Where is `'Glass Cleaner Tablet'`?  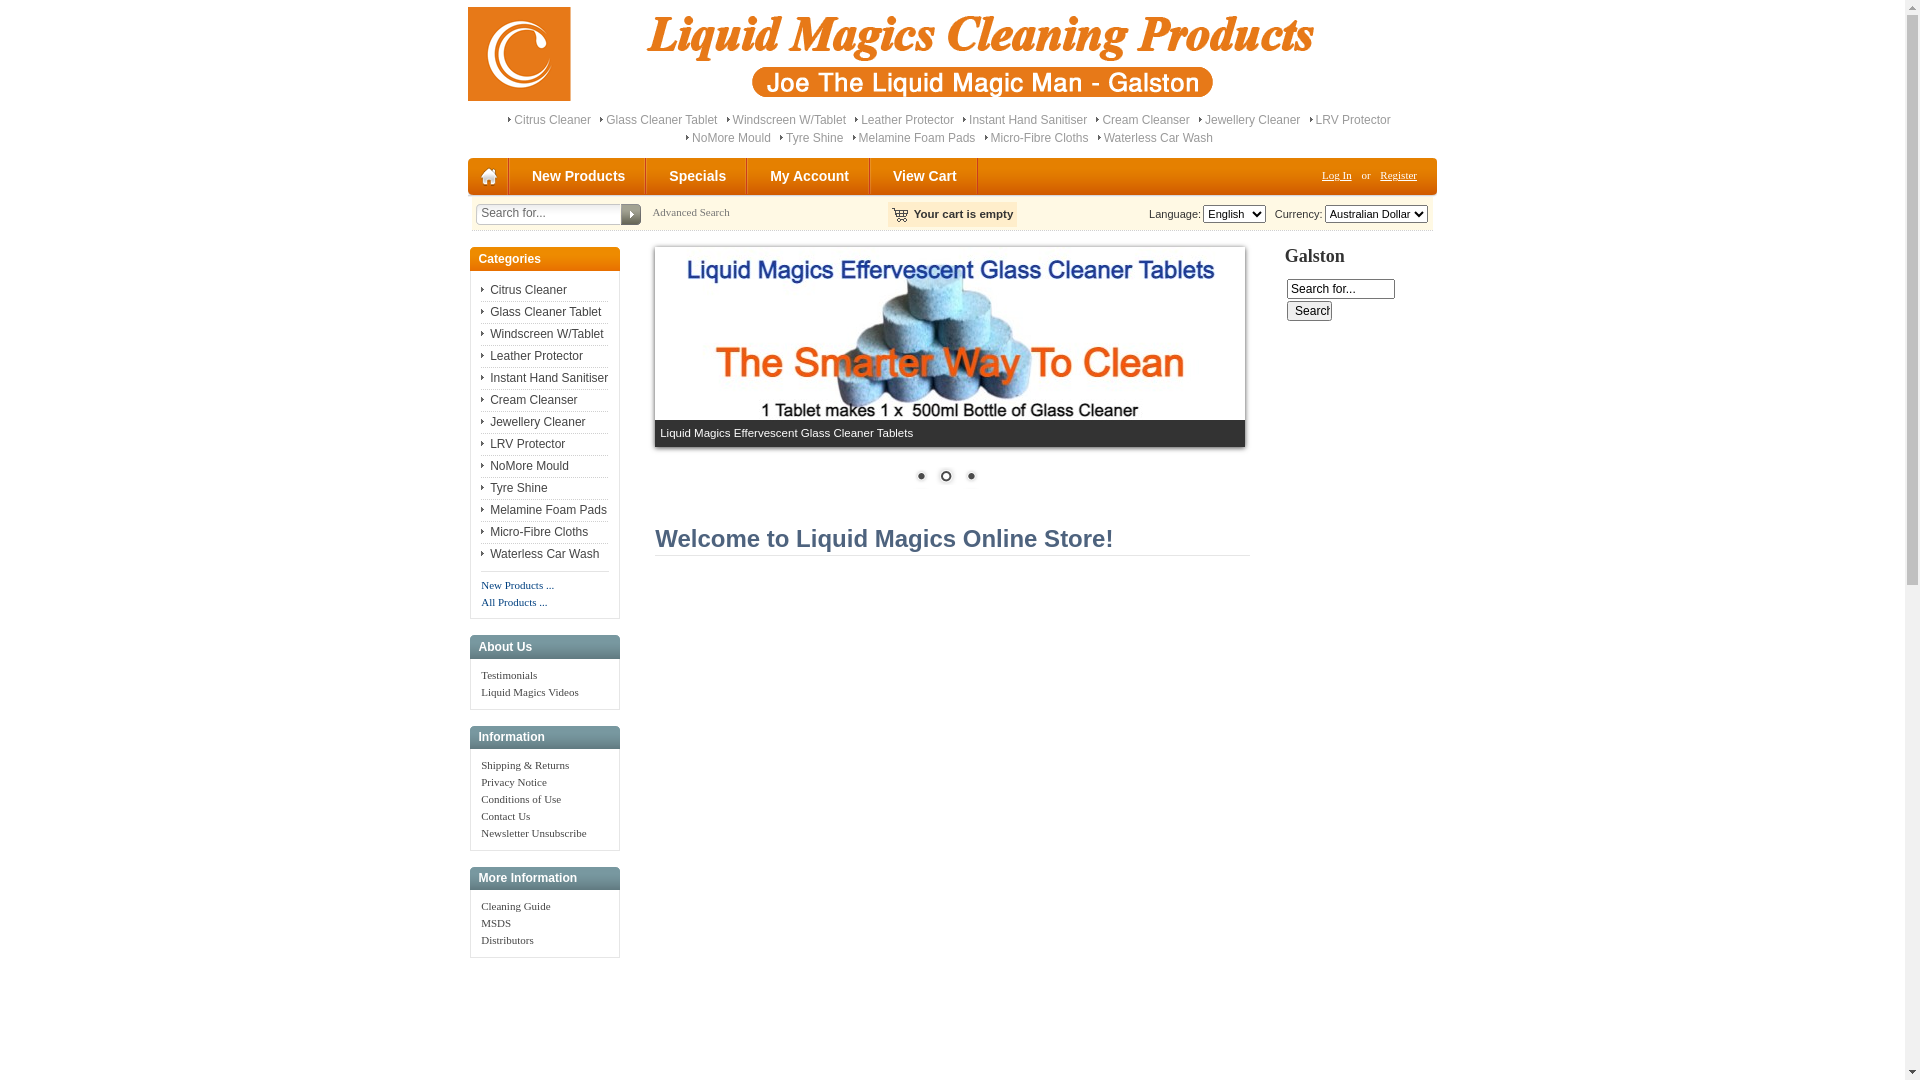
'Glass Cleaner Tablet' is located at coordinates (599, 119).